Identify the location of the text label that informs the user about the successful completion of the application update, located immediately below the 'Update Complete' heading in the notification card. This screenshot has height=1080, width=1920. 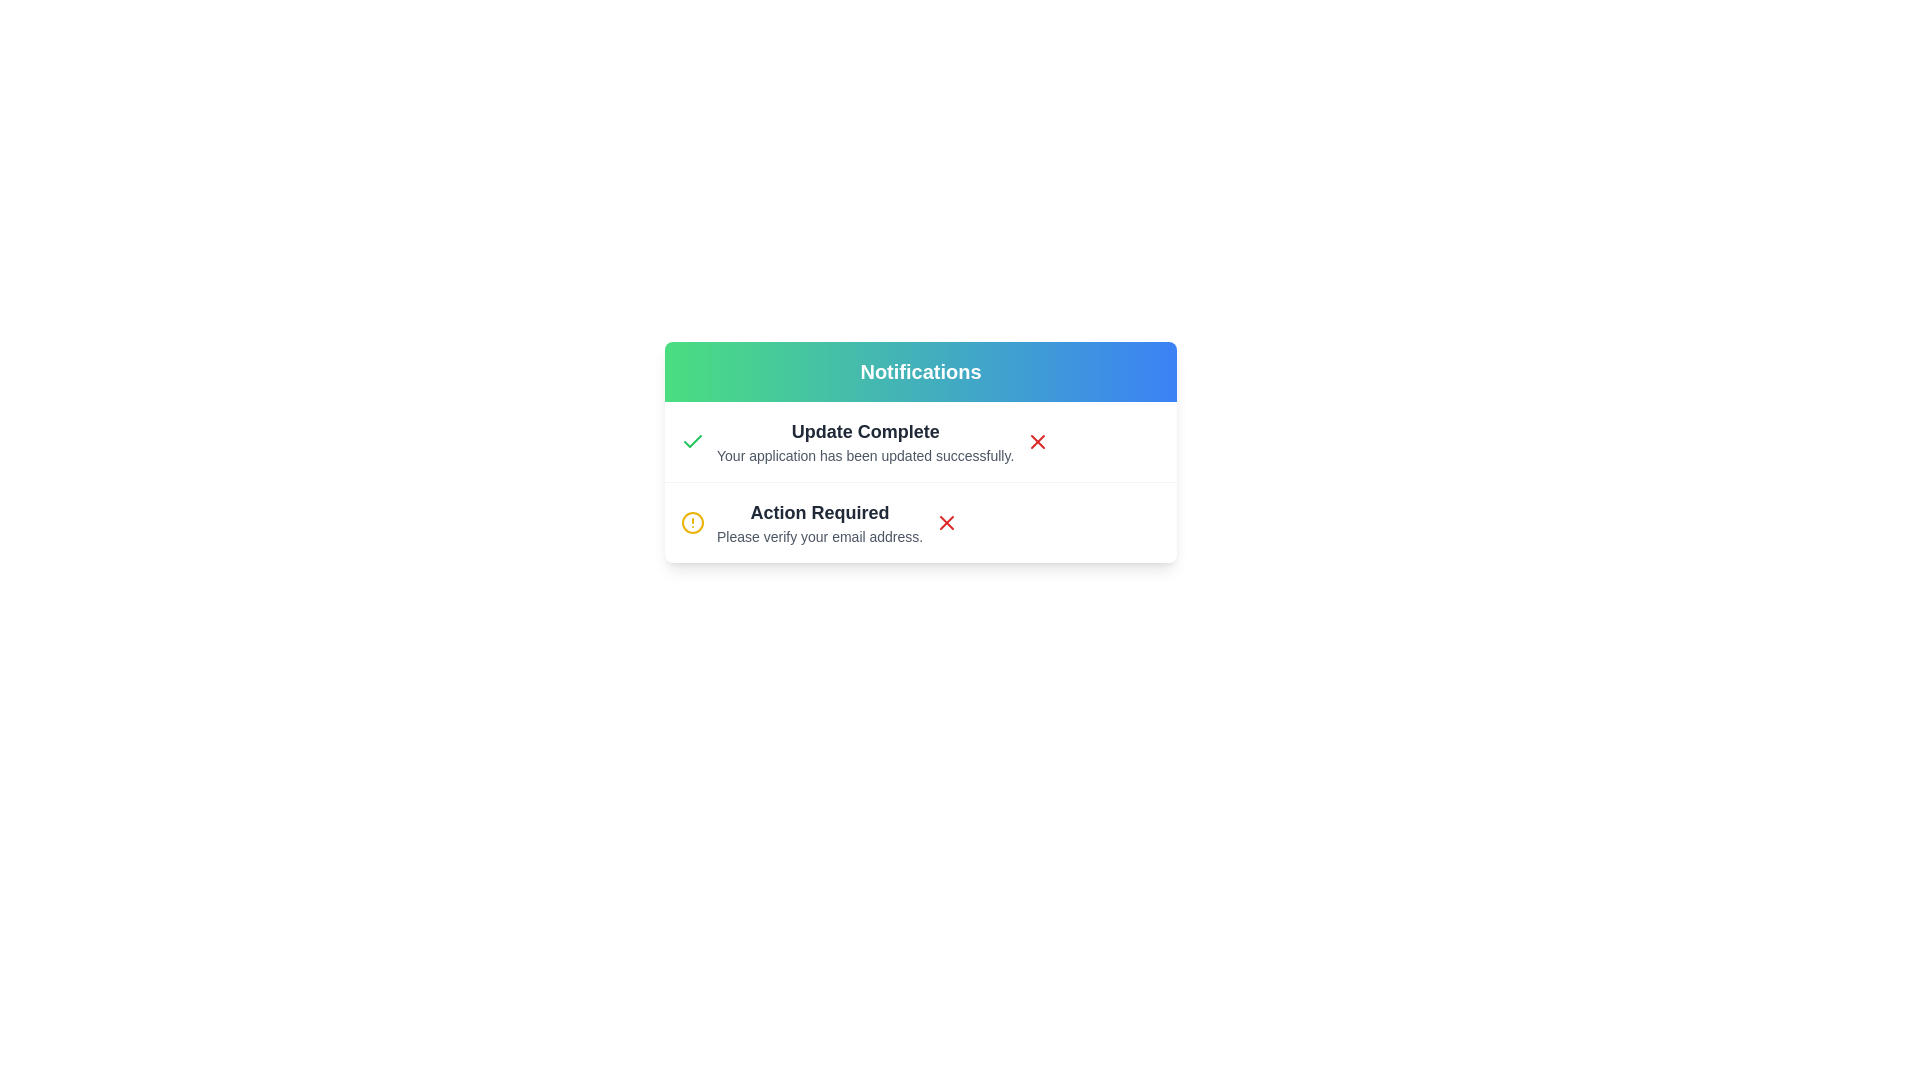
(865, 455).